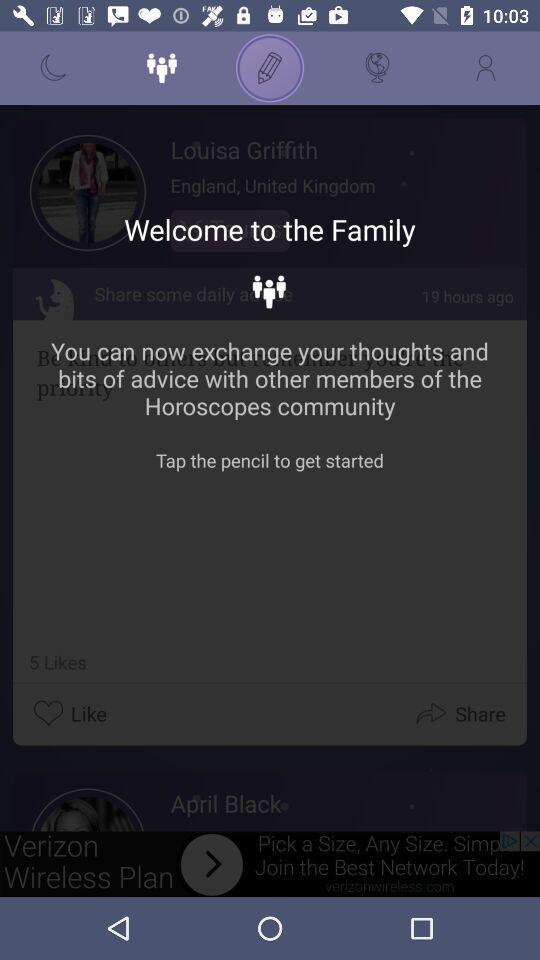  What do you see at coordinates (54, 662) in the screenshot?
I see `number of likes` at bounding box center [54, 662].